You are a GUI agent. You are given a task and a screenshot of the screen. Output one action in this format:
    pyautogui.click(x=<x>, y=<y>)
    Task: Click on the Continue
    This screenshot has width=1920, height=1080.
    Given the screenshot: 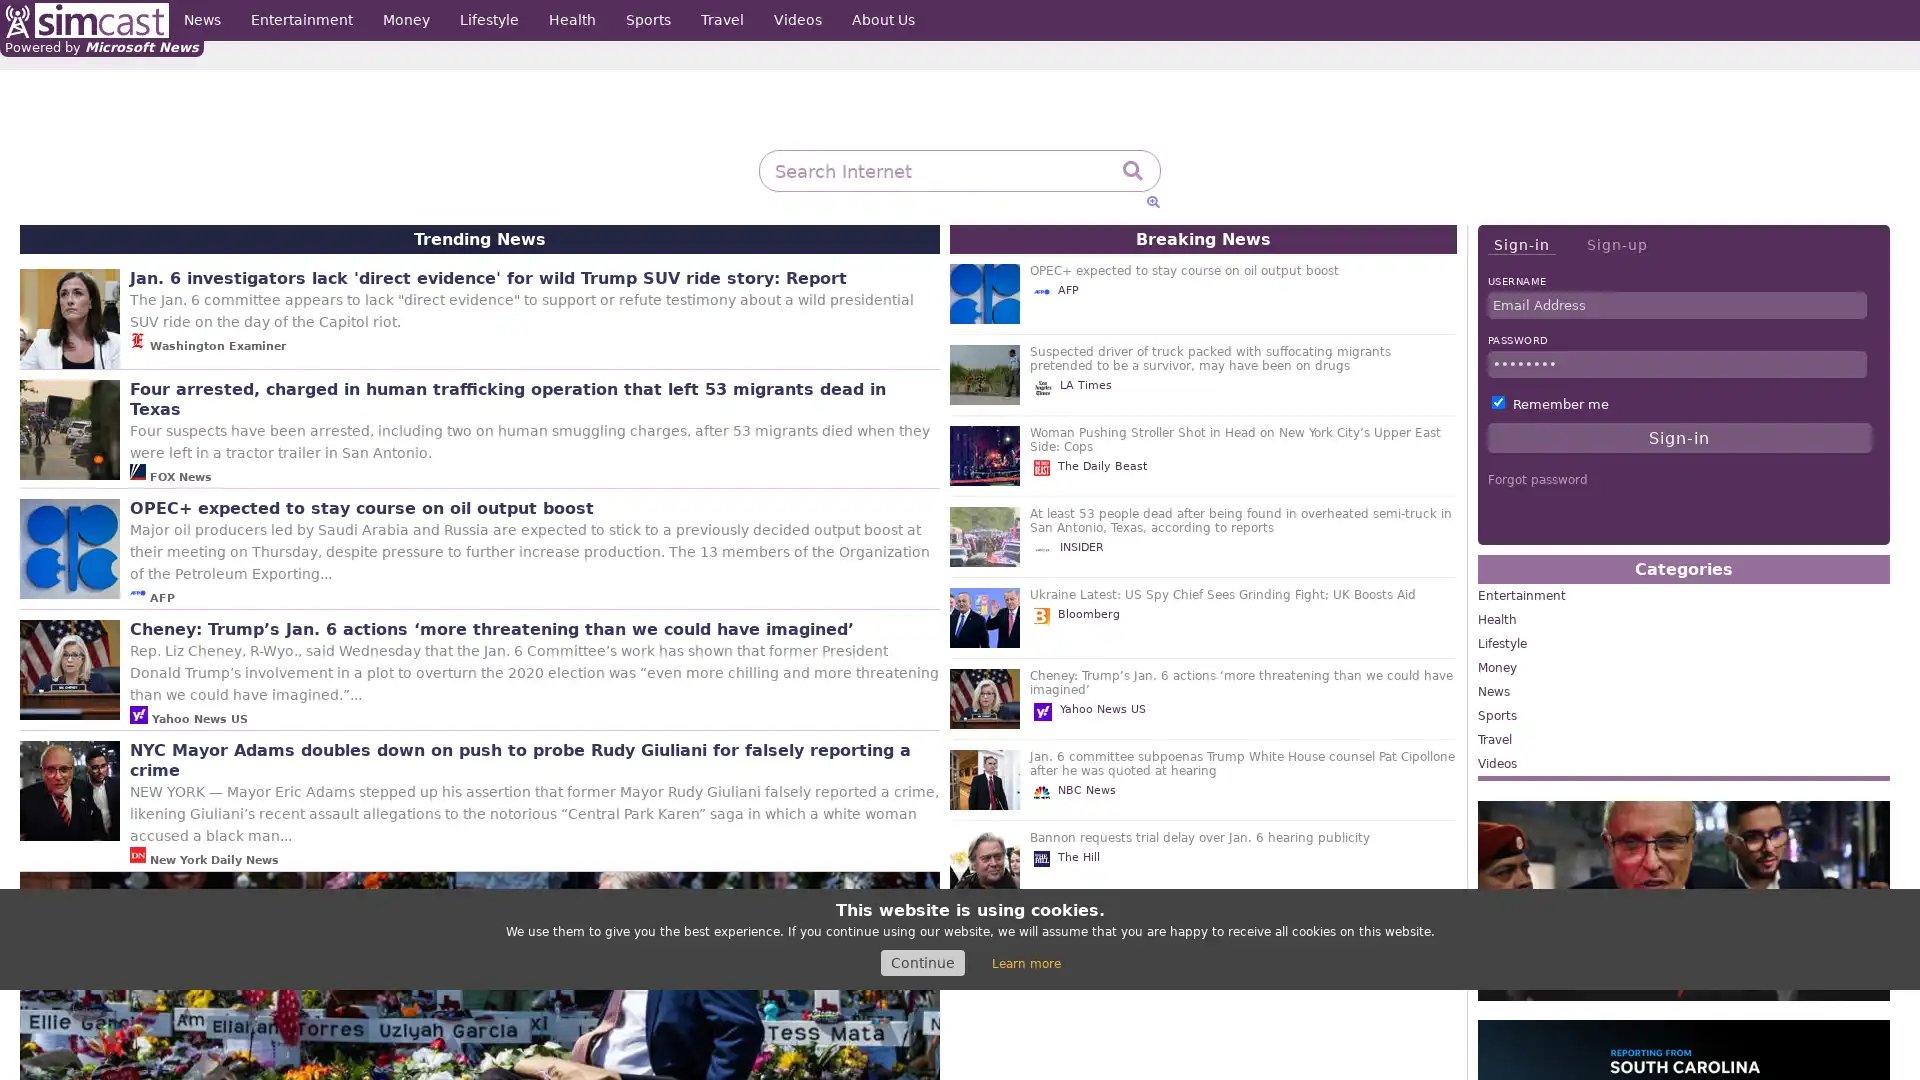 What is the action you would take?
    pyautogui.click(x=921, y=962)
    